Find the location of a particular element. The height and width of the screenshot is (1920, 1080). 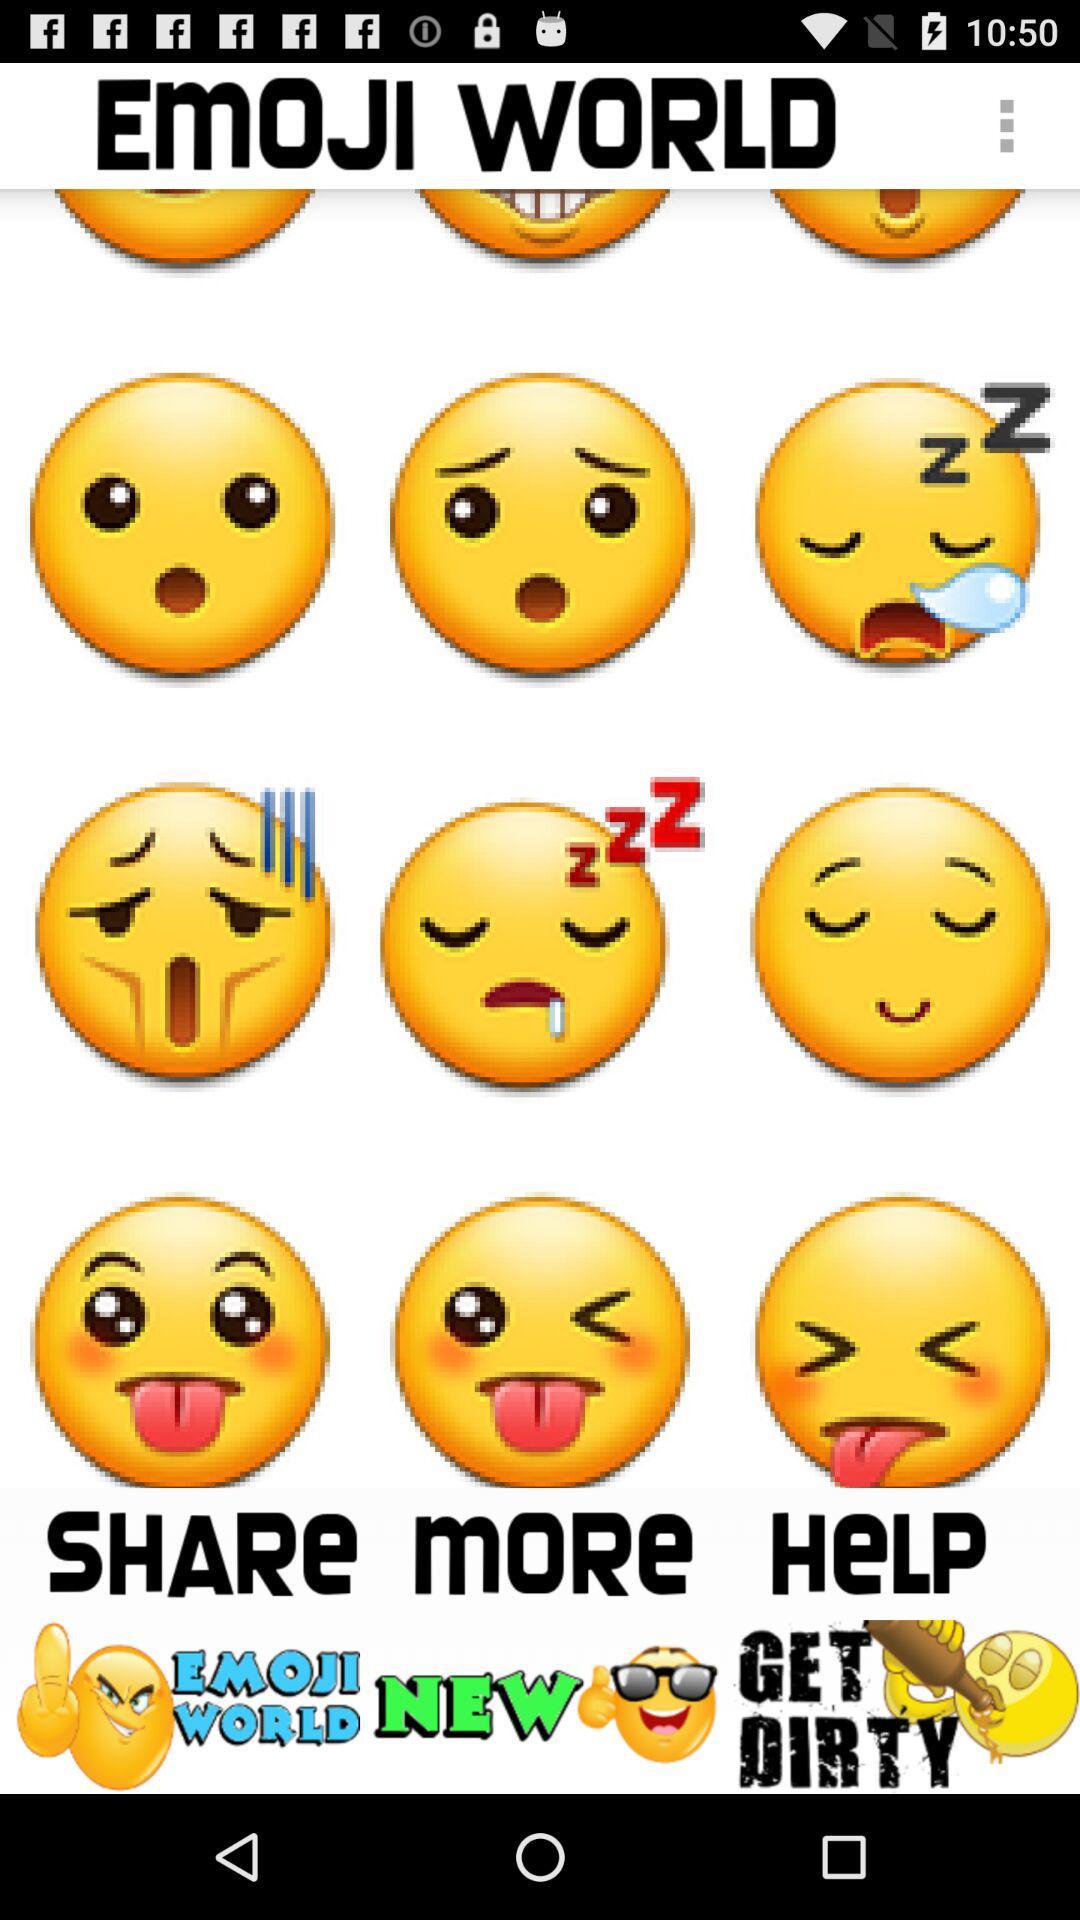

ask help is located at coordinates (876, 1552).